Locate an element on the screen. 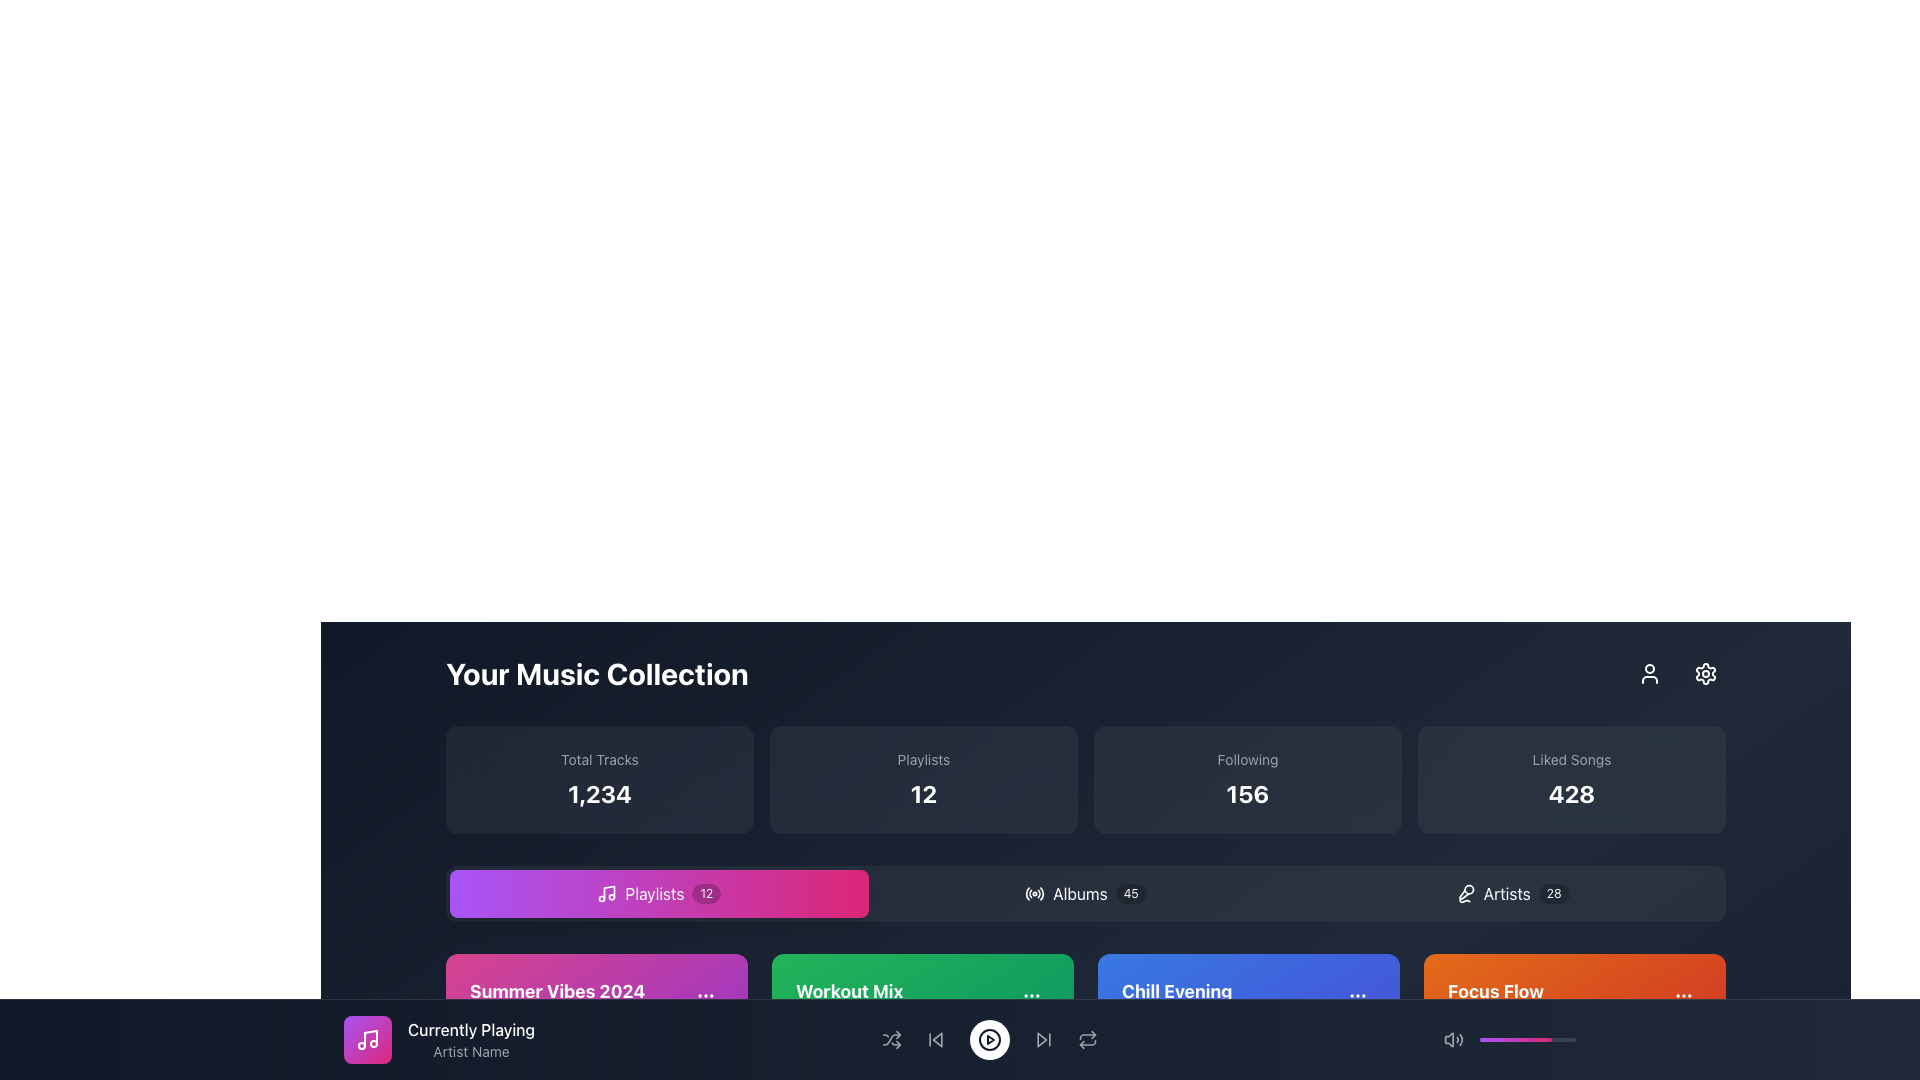  the previous track button icon, which is the third button from the left in the media control strip, to change its color to white is located at coordinates (934, 1039).